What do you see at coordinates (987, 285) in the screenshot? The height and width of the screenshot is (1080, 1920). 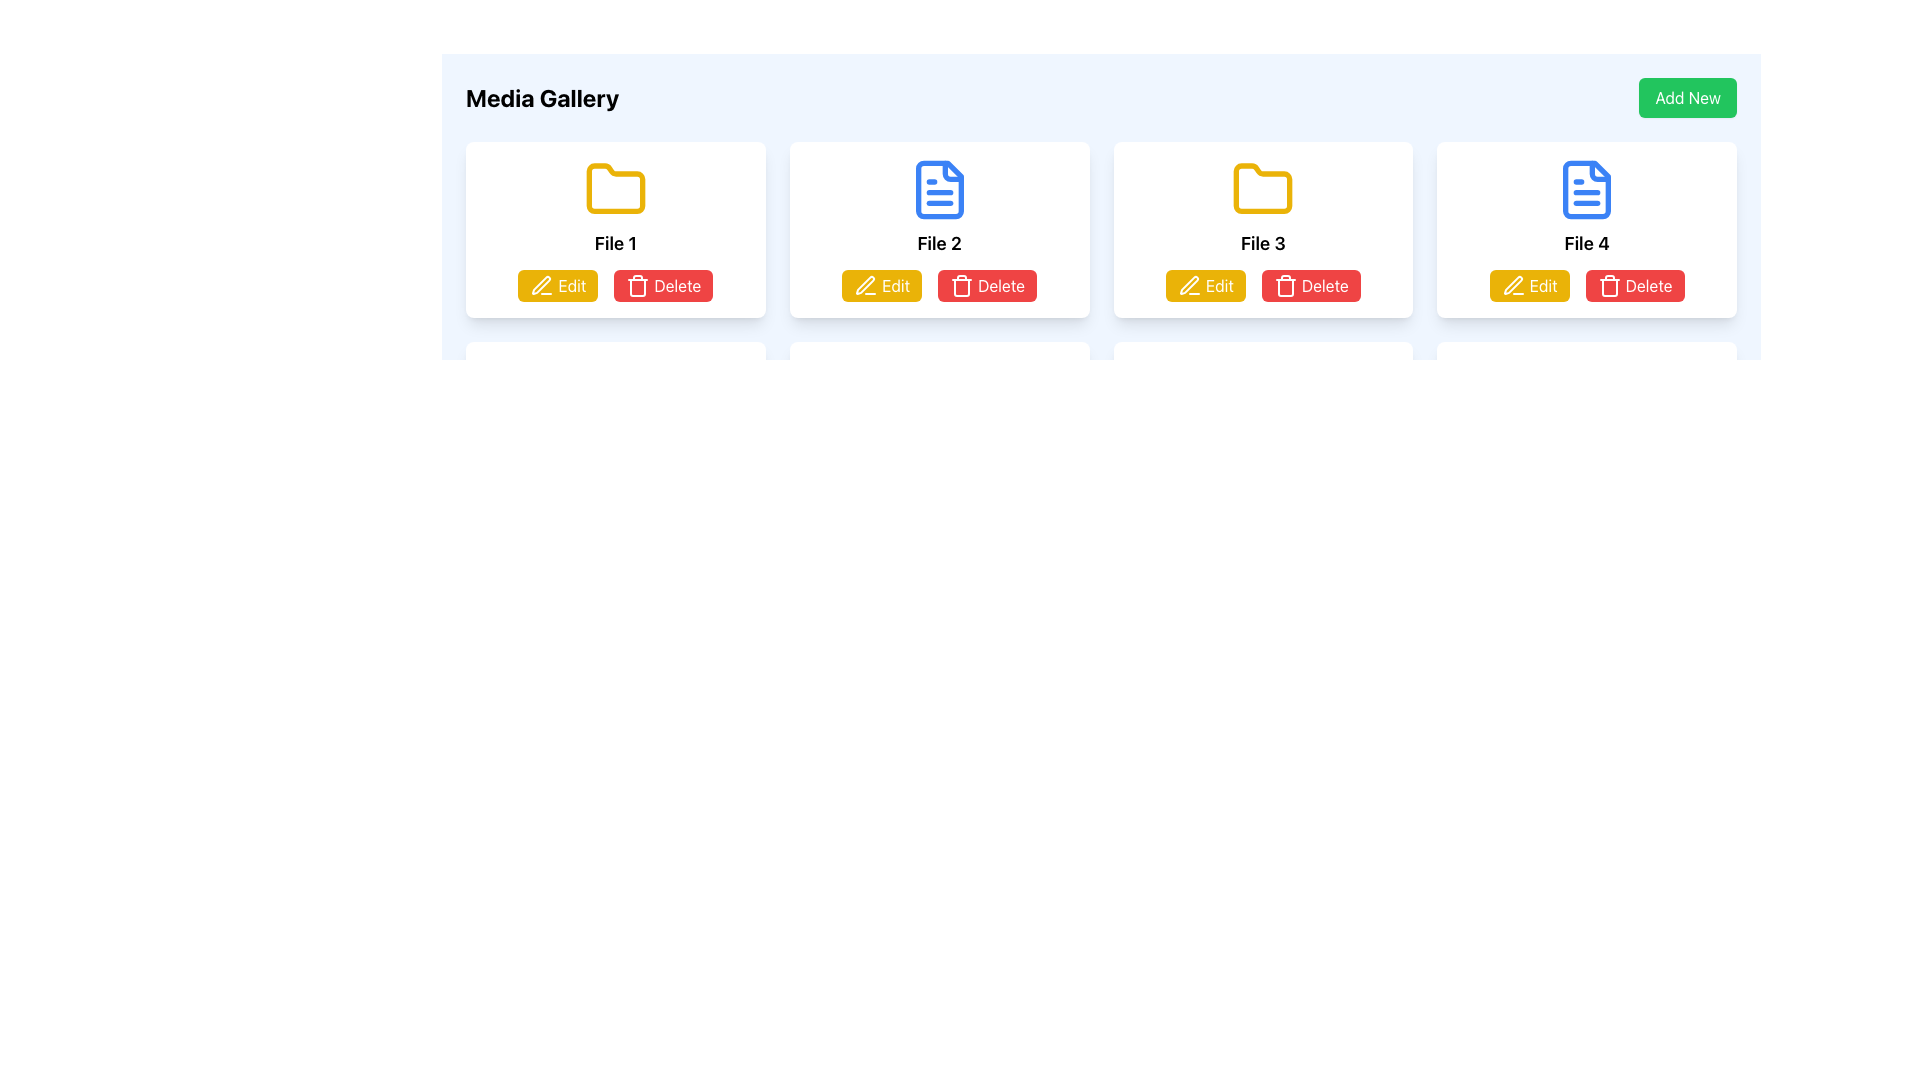 I see `the 'Delete' button with a red background and white text, located within the action section below the card labeled 'File 2'` at bounding box center [987, 285].